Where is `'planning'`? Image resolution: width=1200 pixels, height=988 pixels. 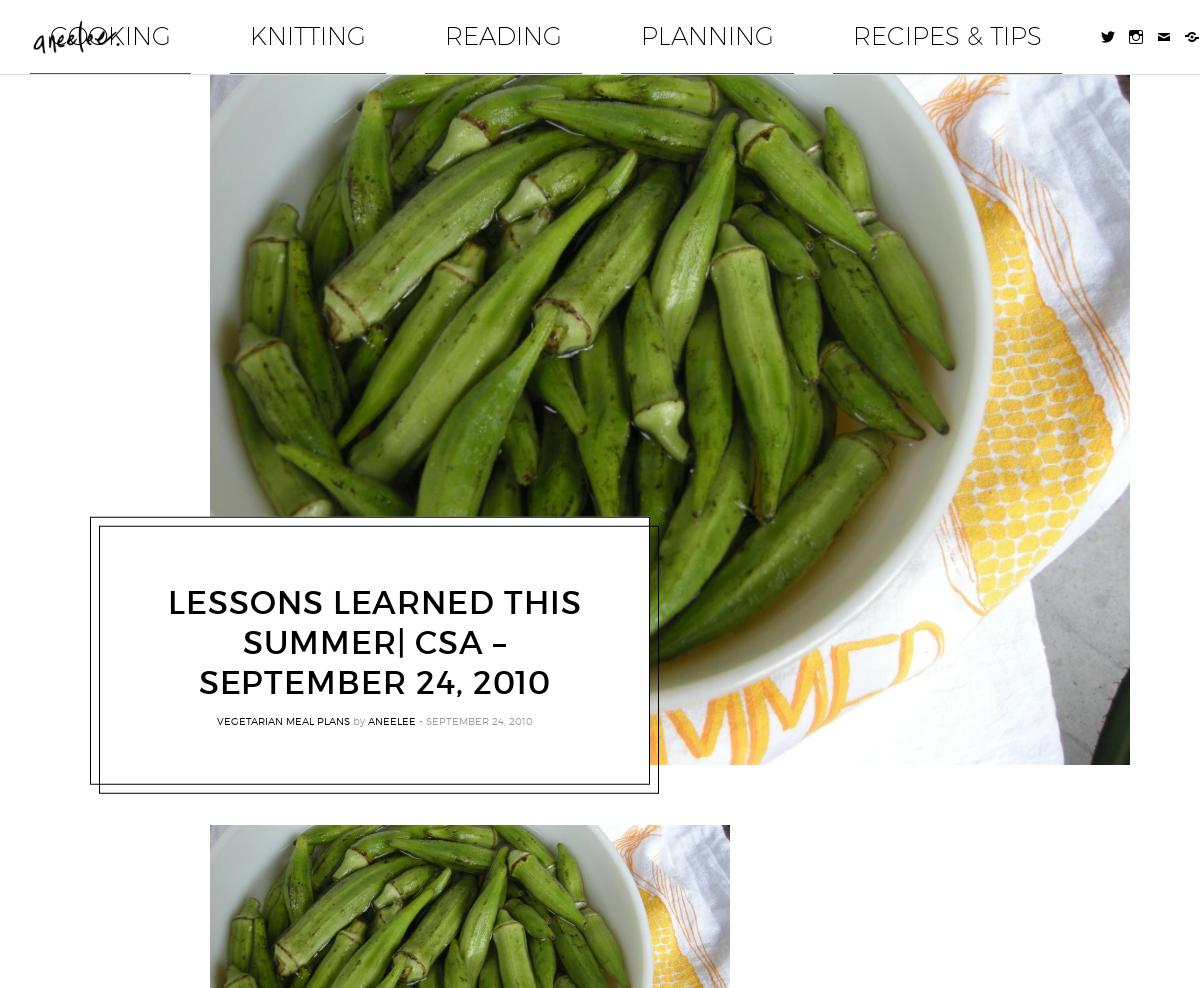
'planning' is located at coordinates (832, 26).